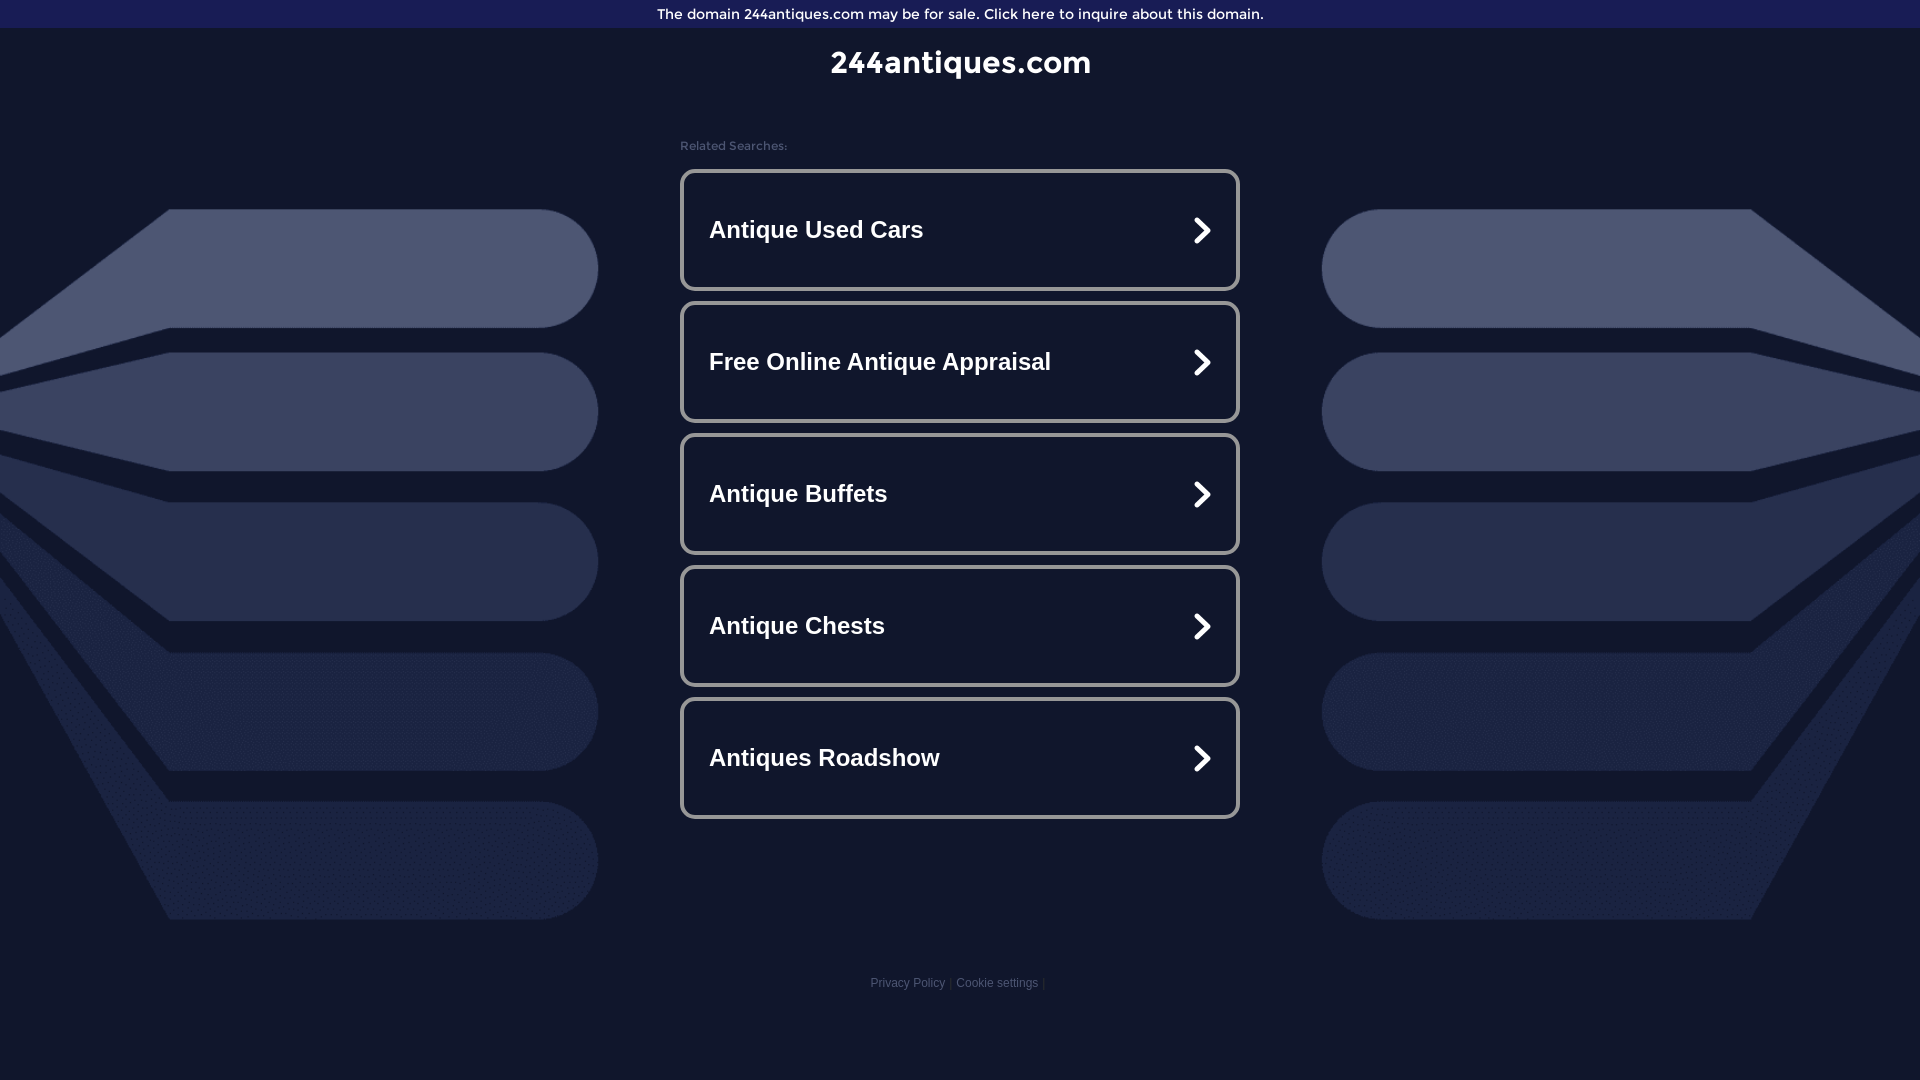  I want to click on 'Cookie settings', so click(997, 982).